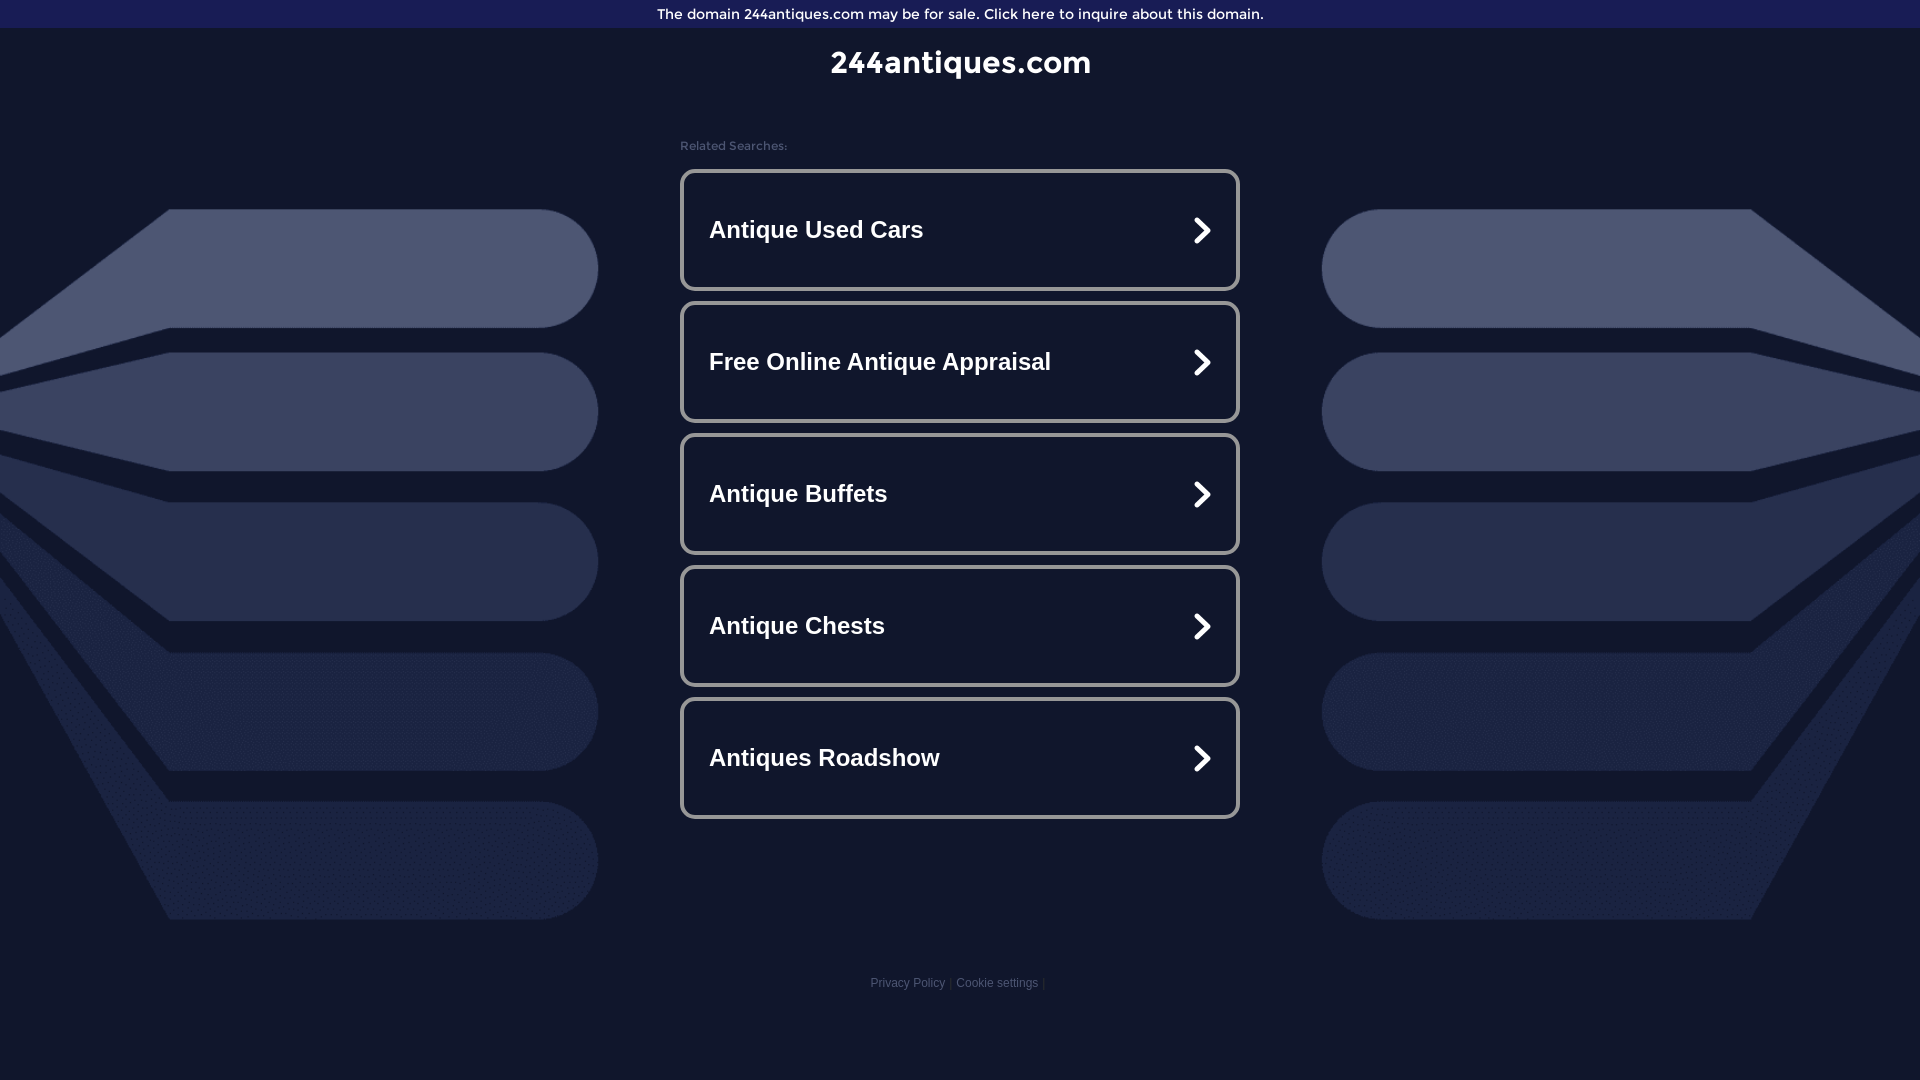  I want to click on 'Cookie settings', so click(997, 982).